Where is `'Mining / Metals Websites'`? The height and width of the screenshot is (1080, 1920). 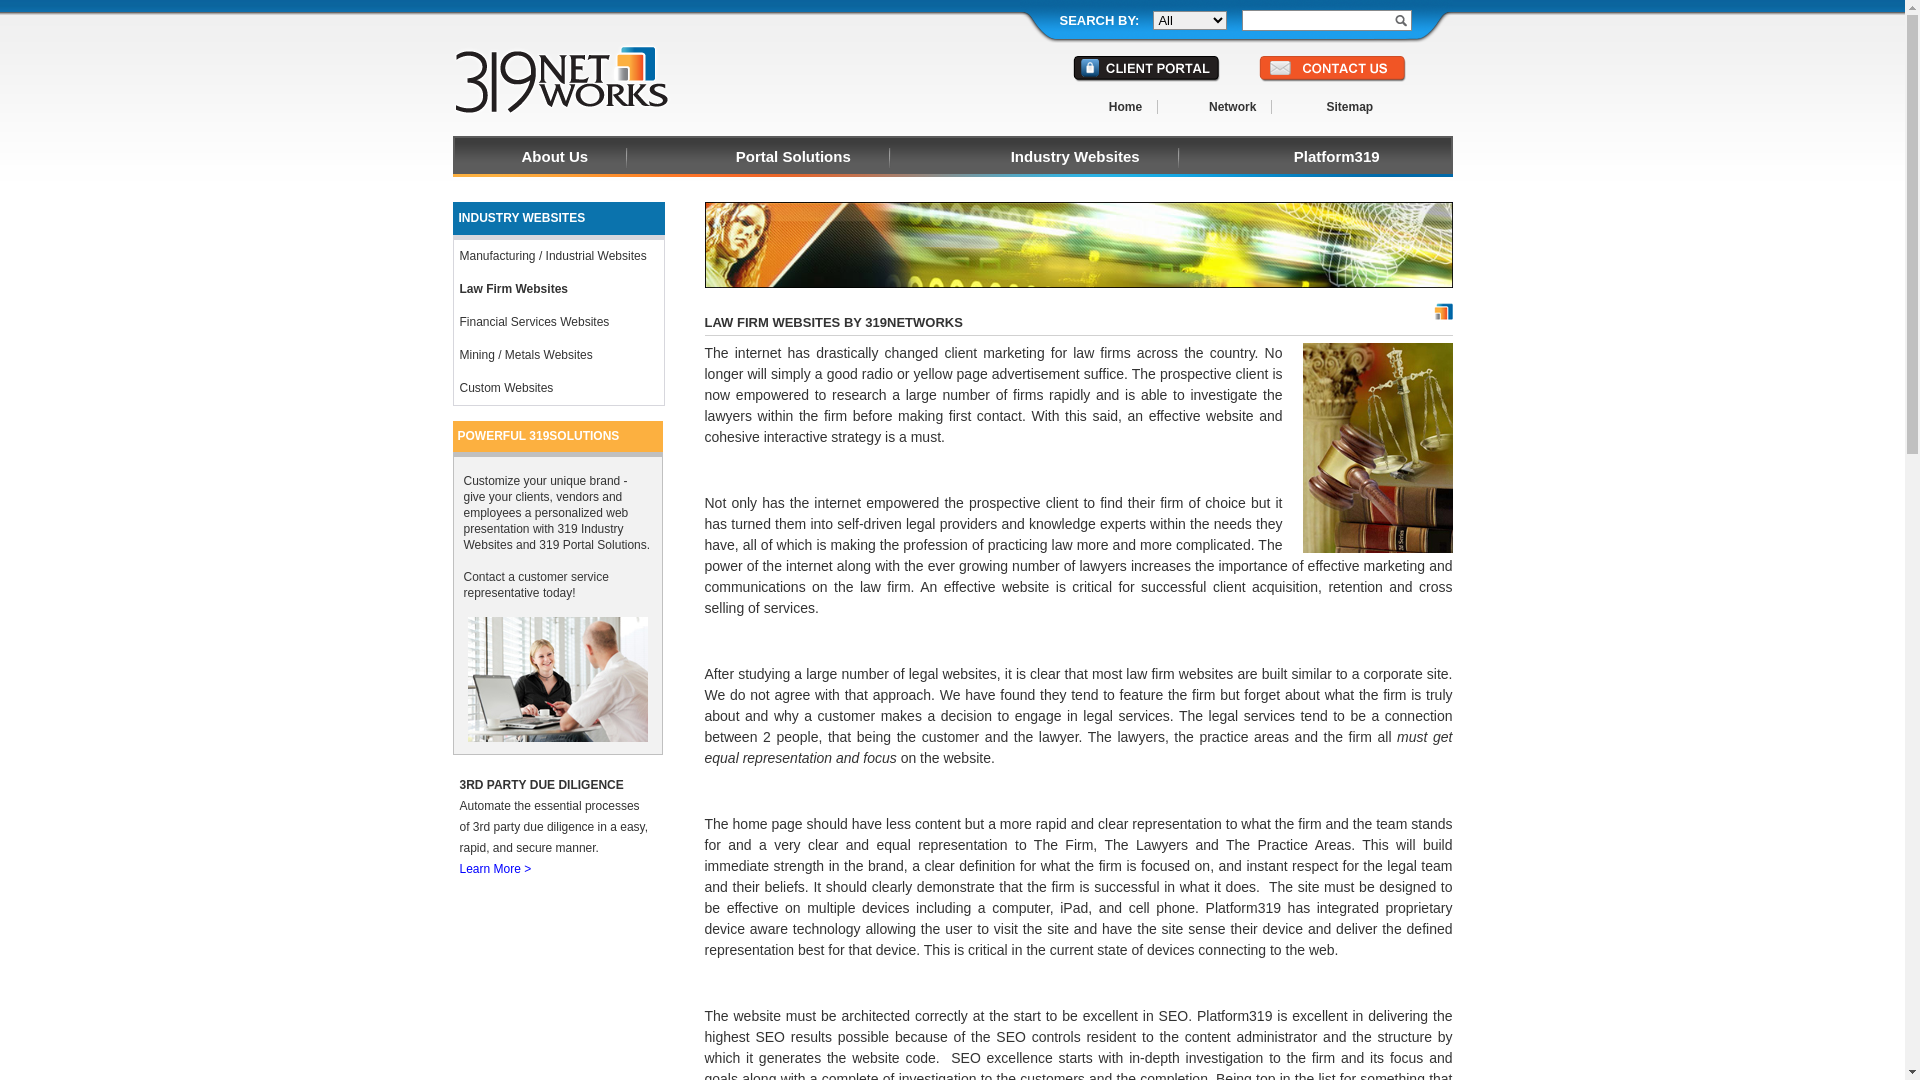 'Mining / Metals Websites' is located at coordinates (557, 354).